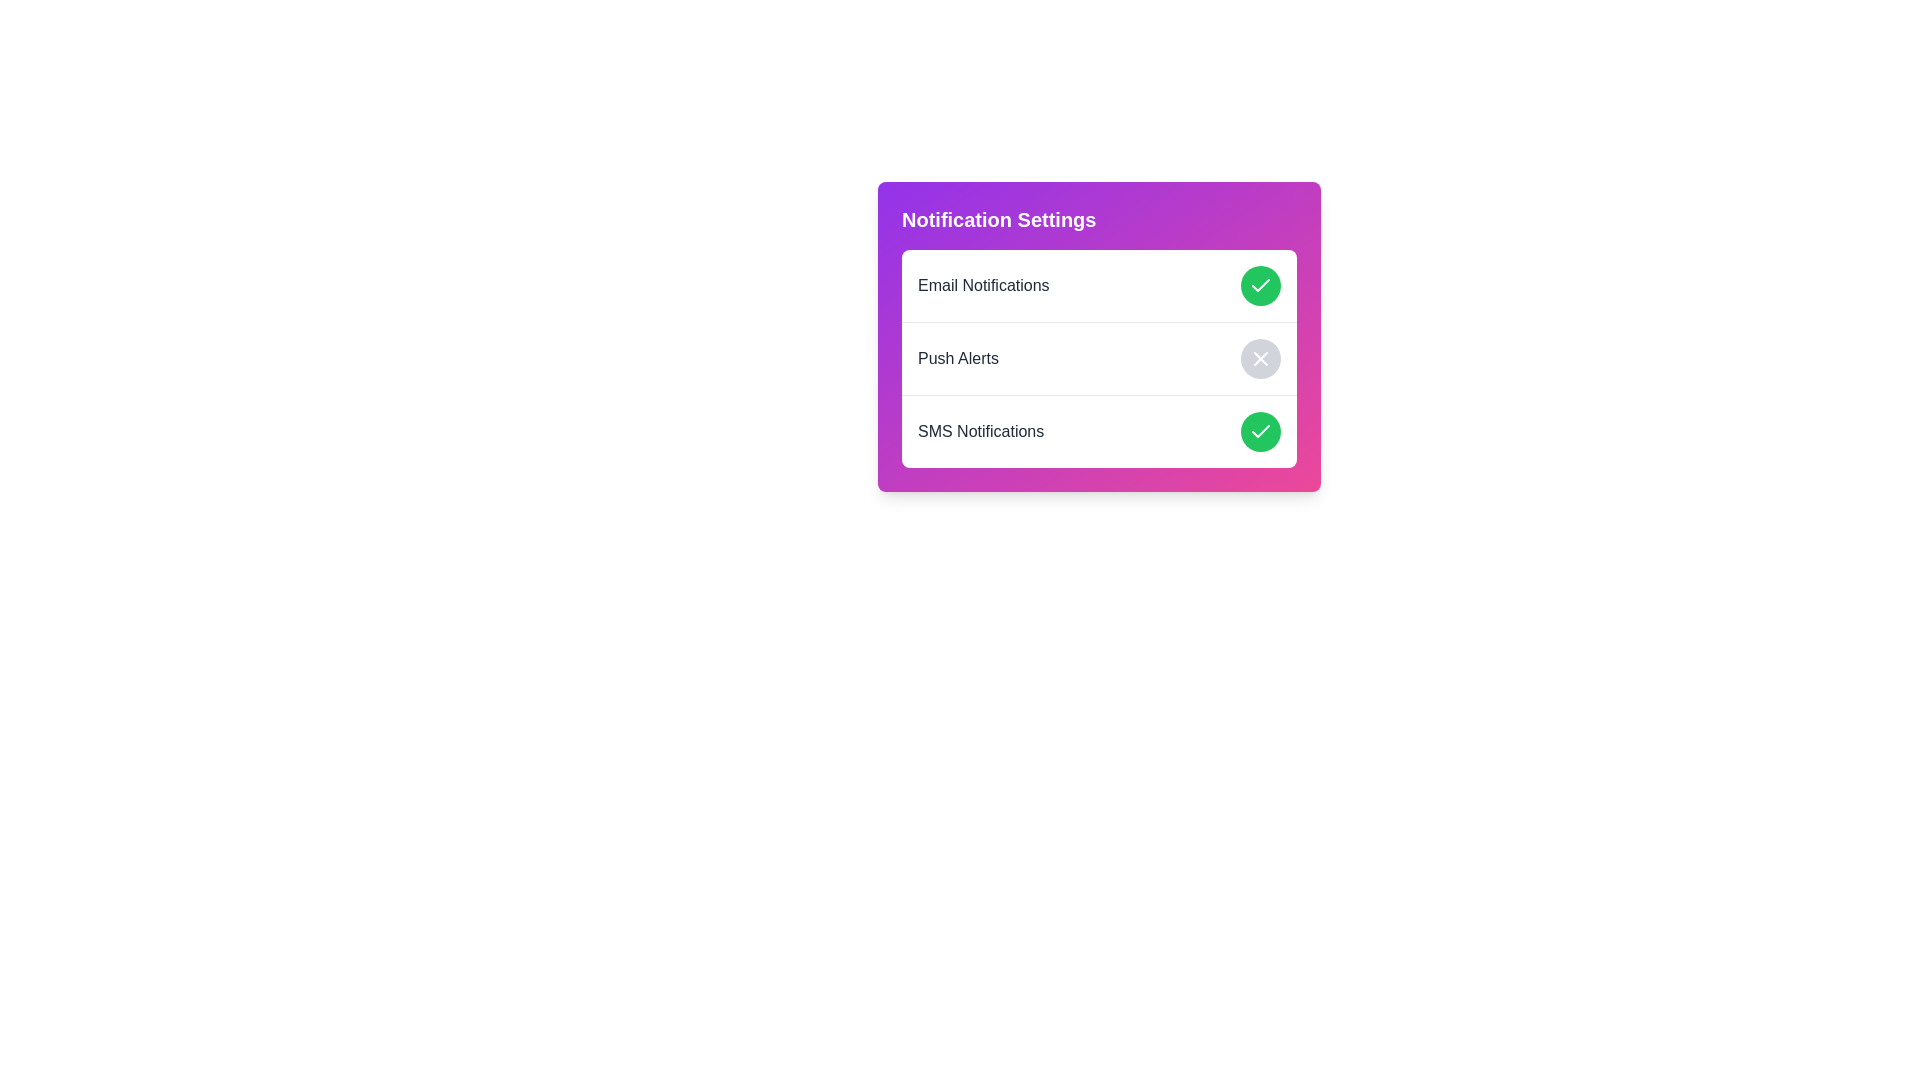 The height and width of the screenshot is (1080, 1920). Describe the element at coordinates (981, 431) in the screenshot. I see `the text label that reads 'SMS Notifications', which is styled with a medium font weight and dark gray text color, located within the notification settings card at the bottom of the list of notifications settings` at that location.